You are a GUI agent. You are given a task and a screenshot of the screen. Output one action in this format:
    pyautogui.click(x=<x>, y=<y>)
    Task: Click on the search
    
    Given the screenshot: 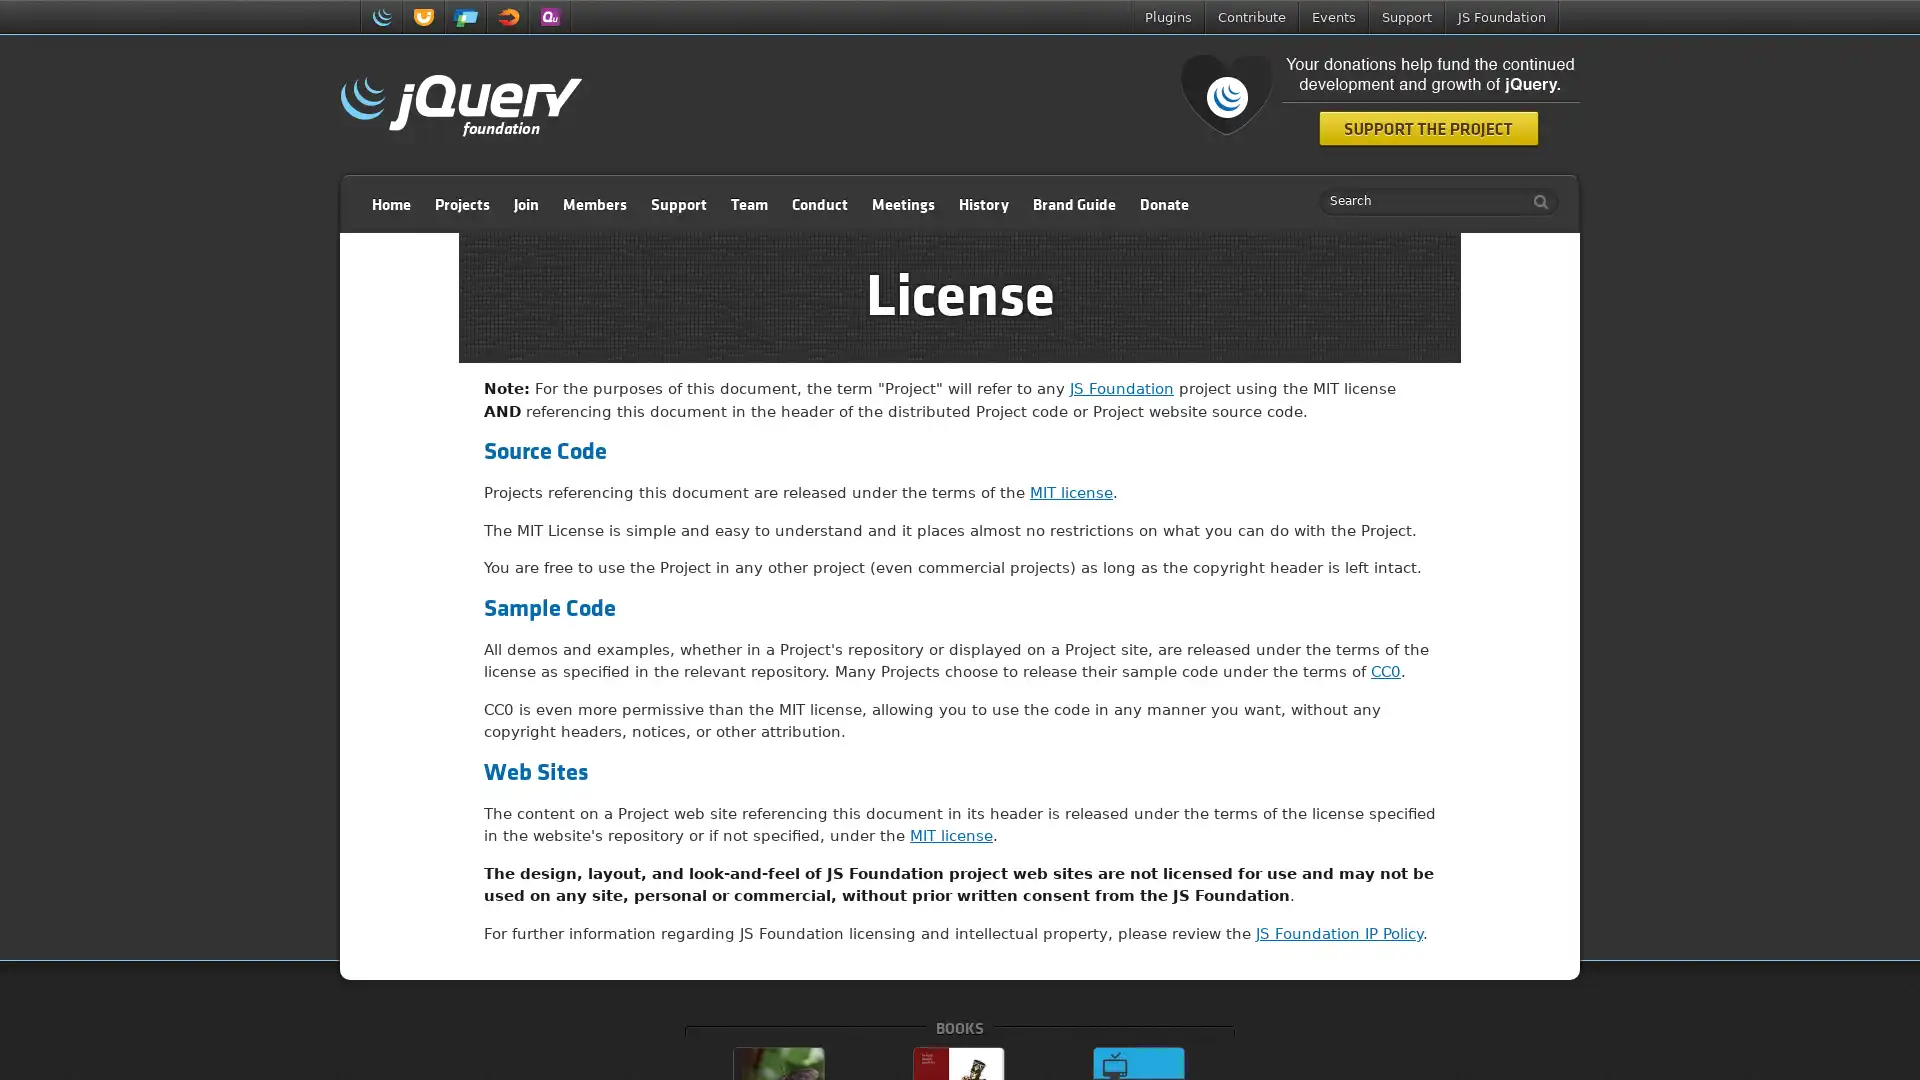 What is the action you would take?
    pyautogui.click(x=1535, y=201)
    